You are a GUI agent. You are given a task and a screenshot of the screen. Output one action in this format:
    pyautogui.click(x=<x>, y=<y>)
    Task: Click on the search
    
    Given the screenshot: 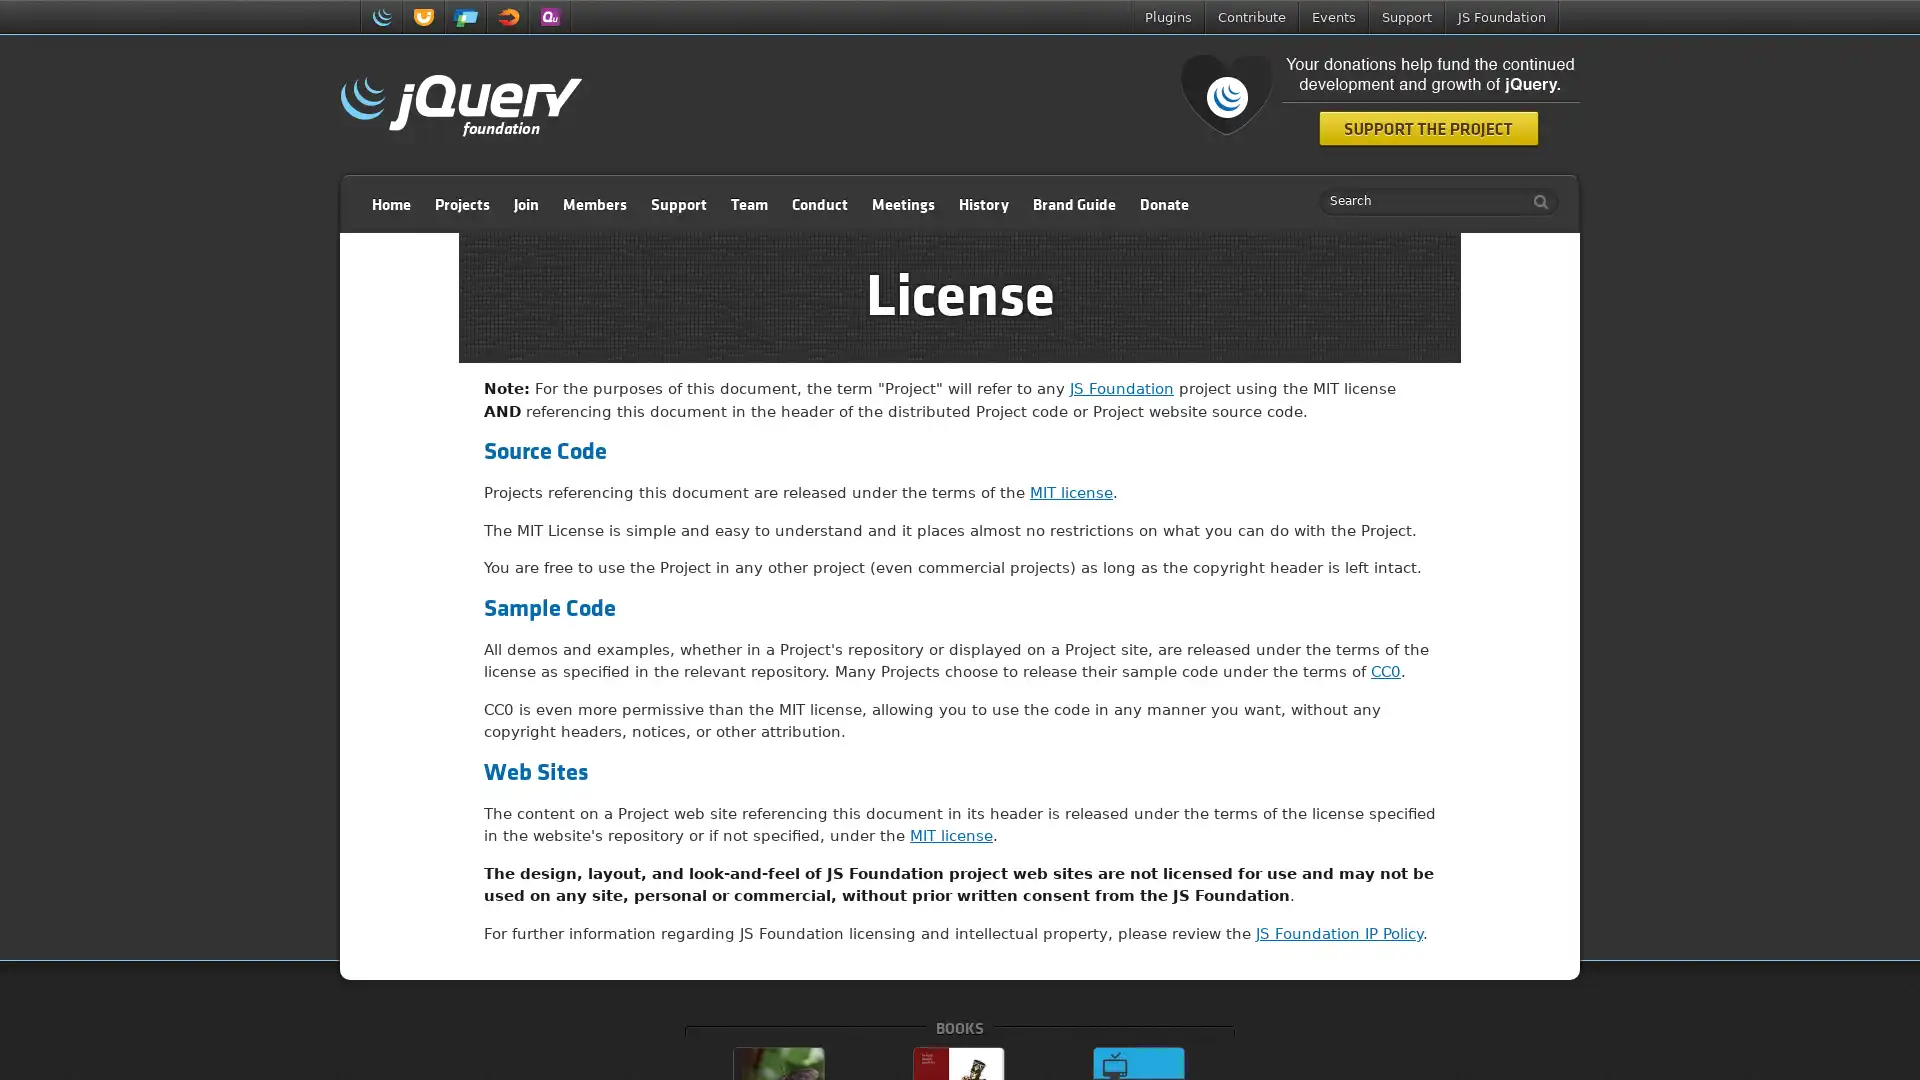 What is the action you would take?
    pyautogui.click(x=1535, y=201)
    